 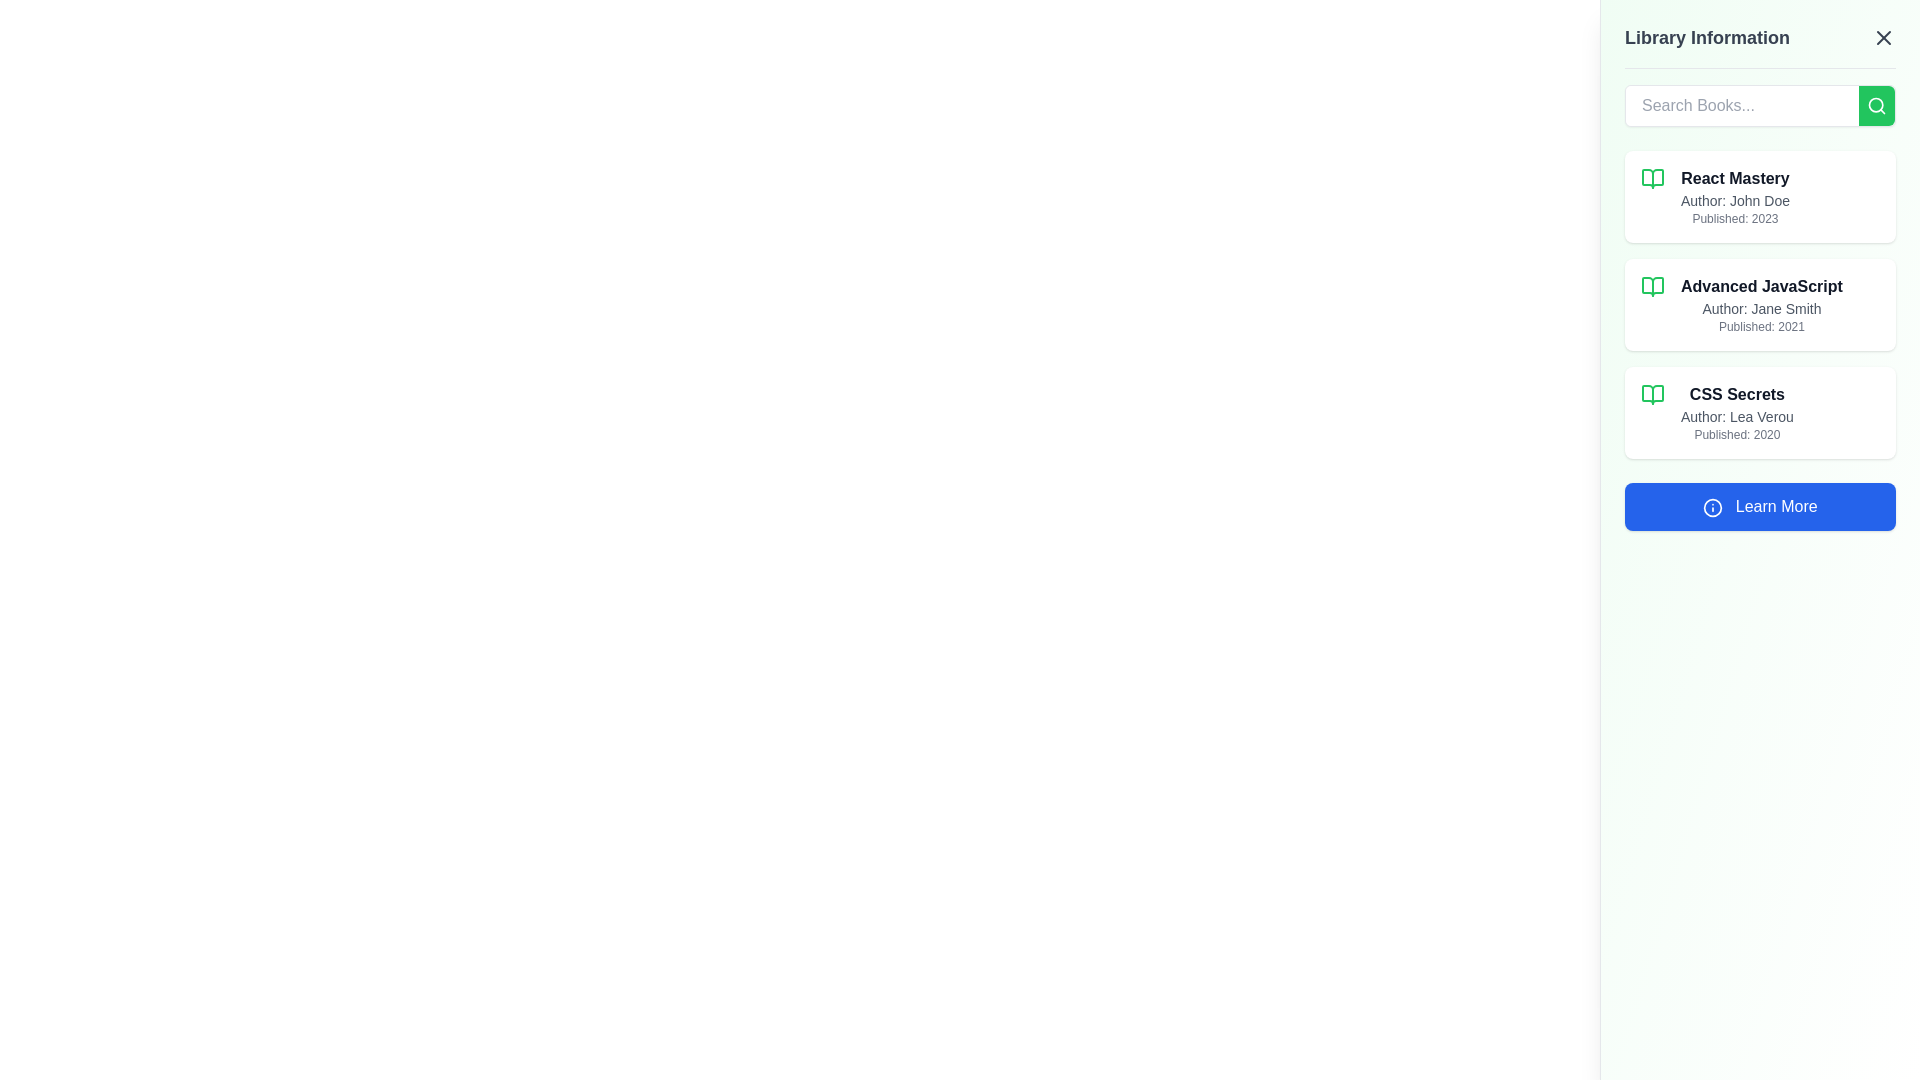 What do you see at coordinates (1761, 286) in the screenshot?
I see `text content of the book title label located in the second position of the list in the right panel` at bounding box center [1761, 286].